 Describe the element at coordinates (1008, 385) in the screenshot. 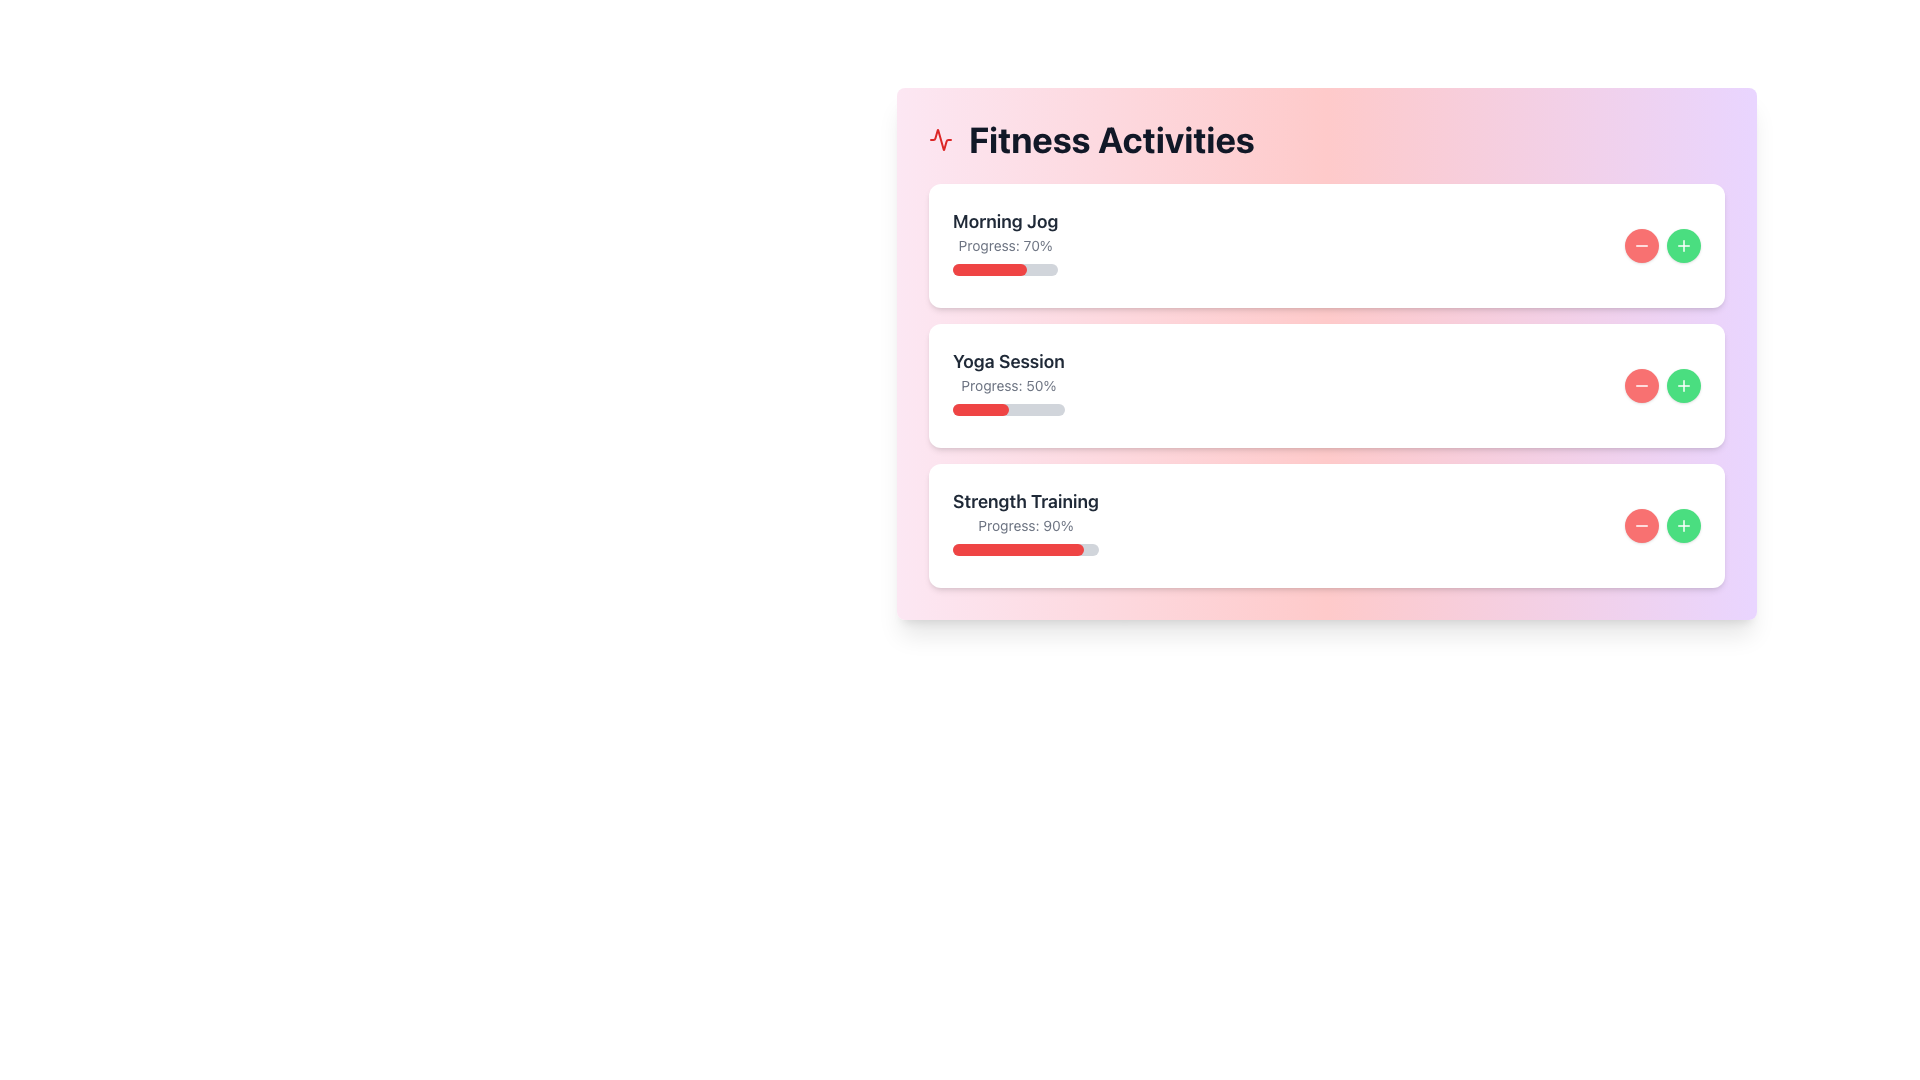

I see `the second item in the vertically stacked list titled 'Fitness Activities,' which is the Informational Element displaying the 'Yoga Session' progress at 50%` at that location.